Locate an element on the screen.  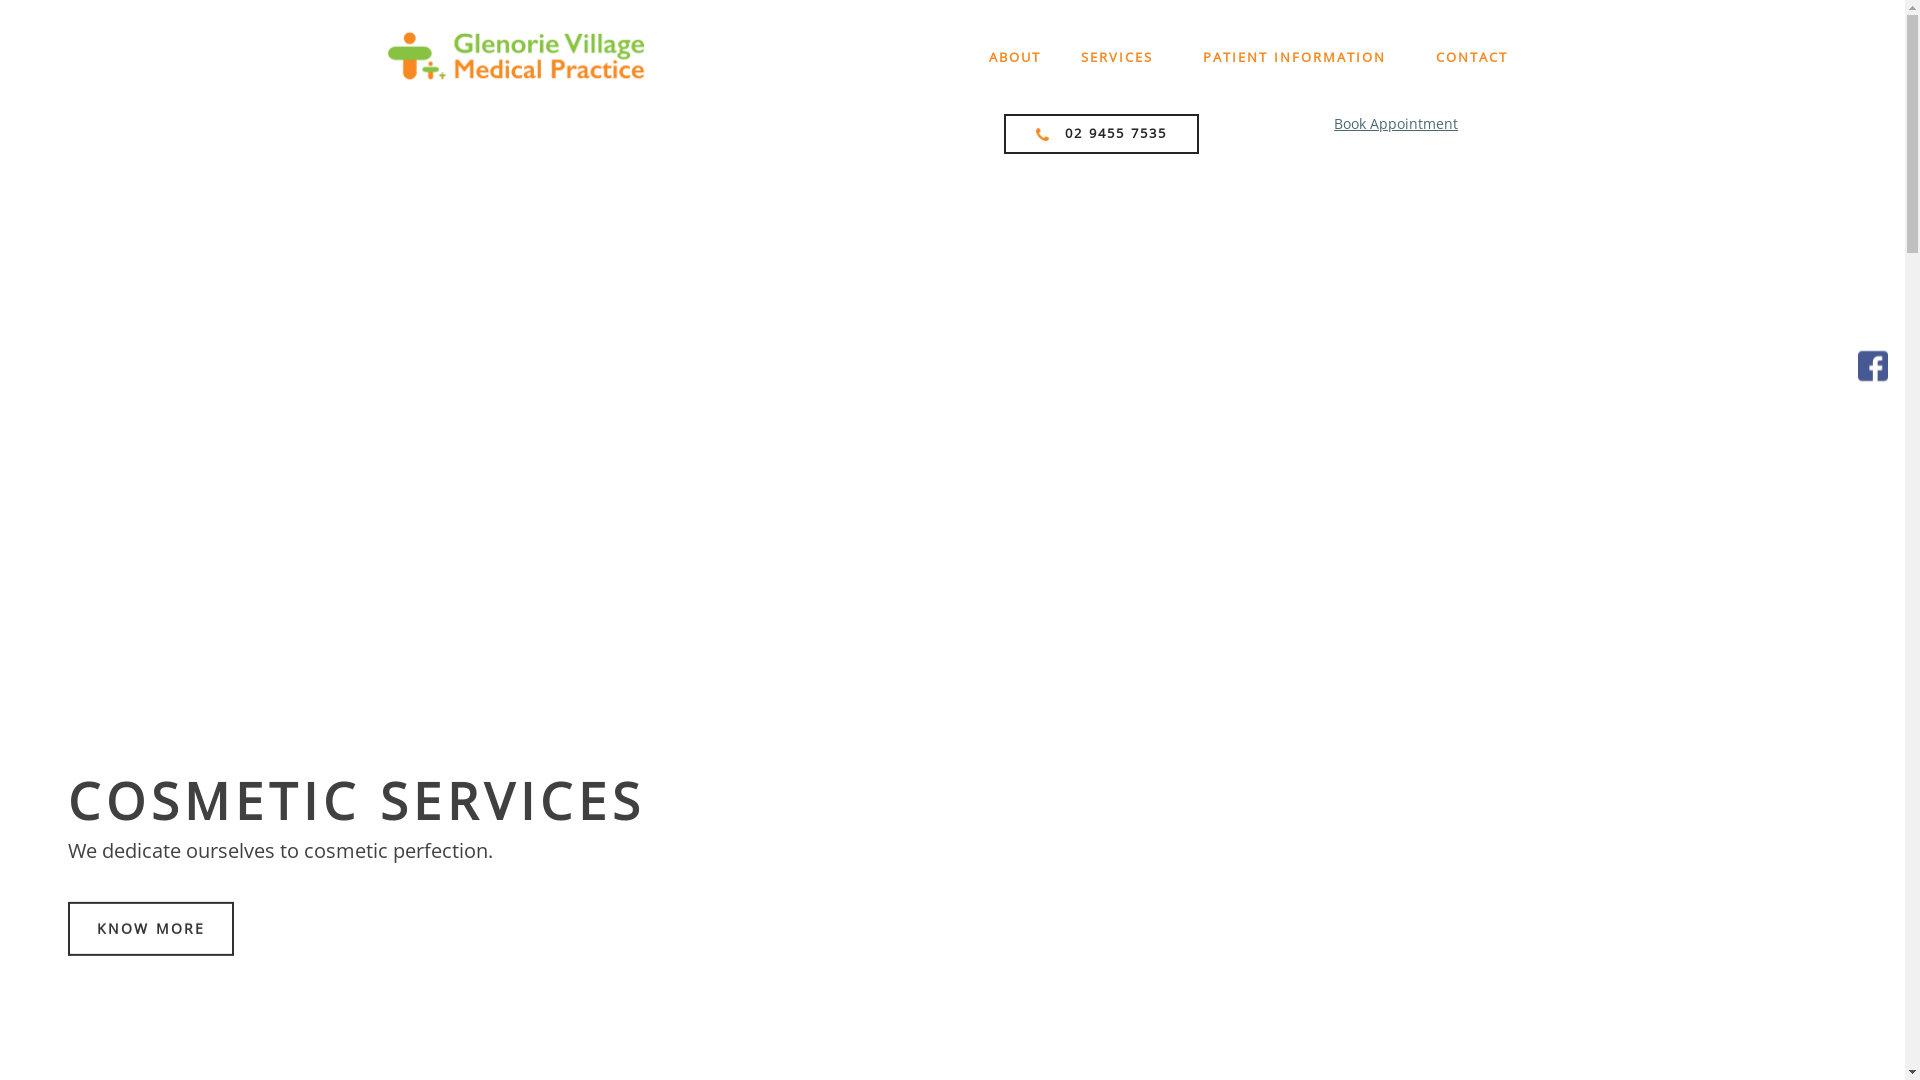
'Book Appointment' is located at coordinates (1395, 123).